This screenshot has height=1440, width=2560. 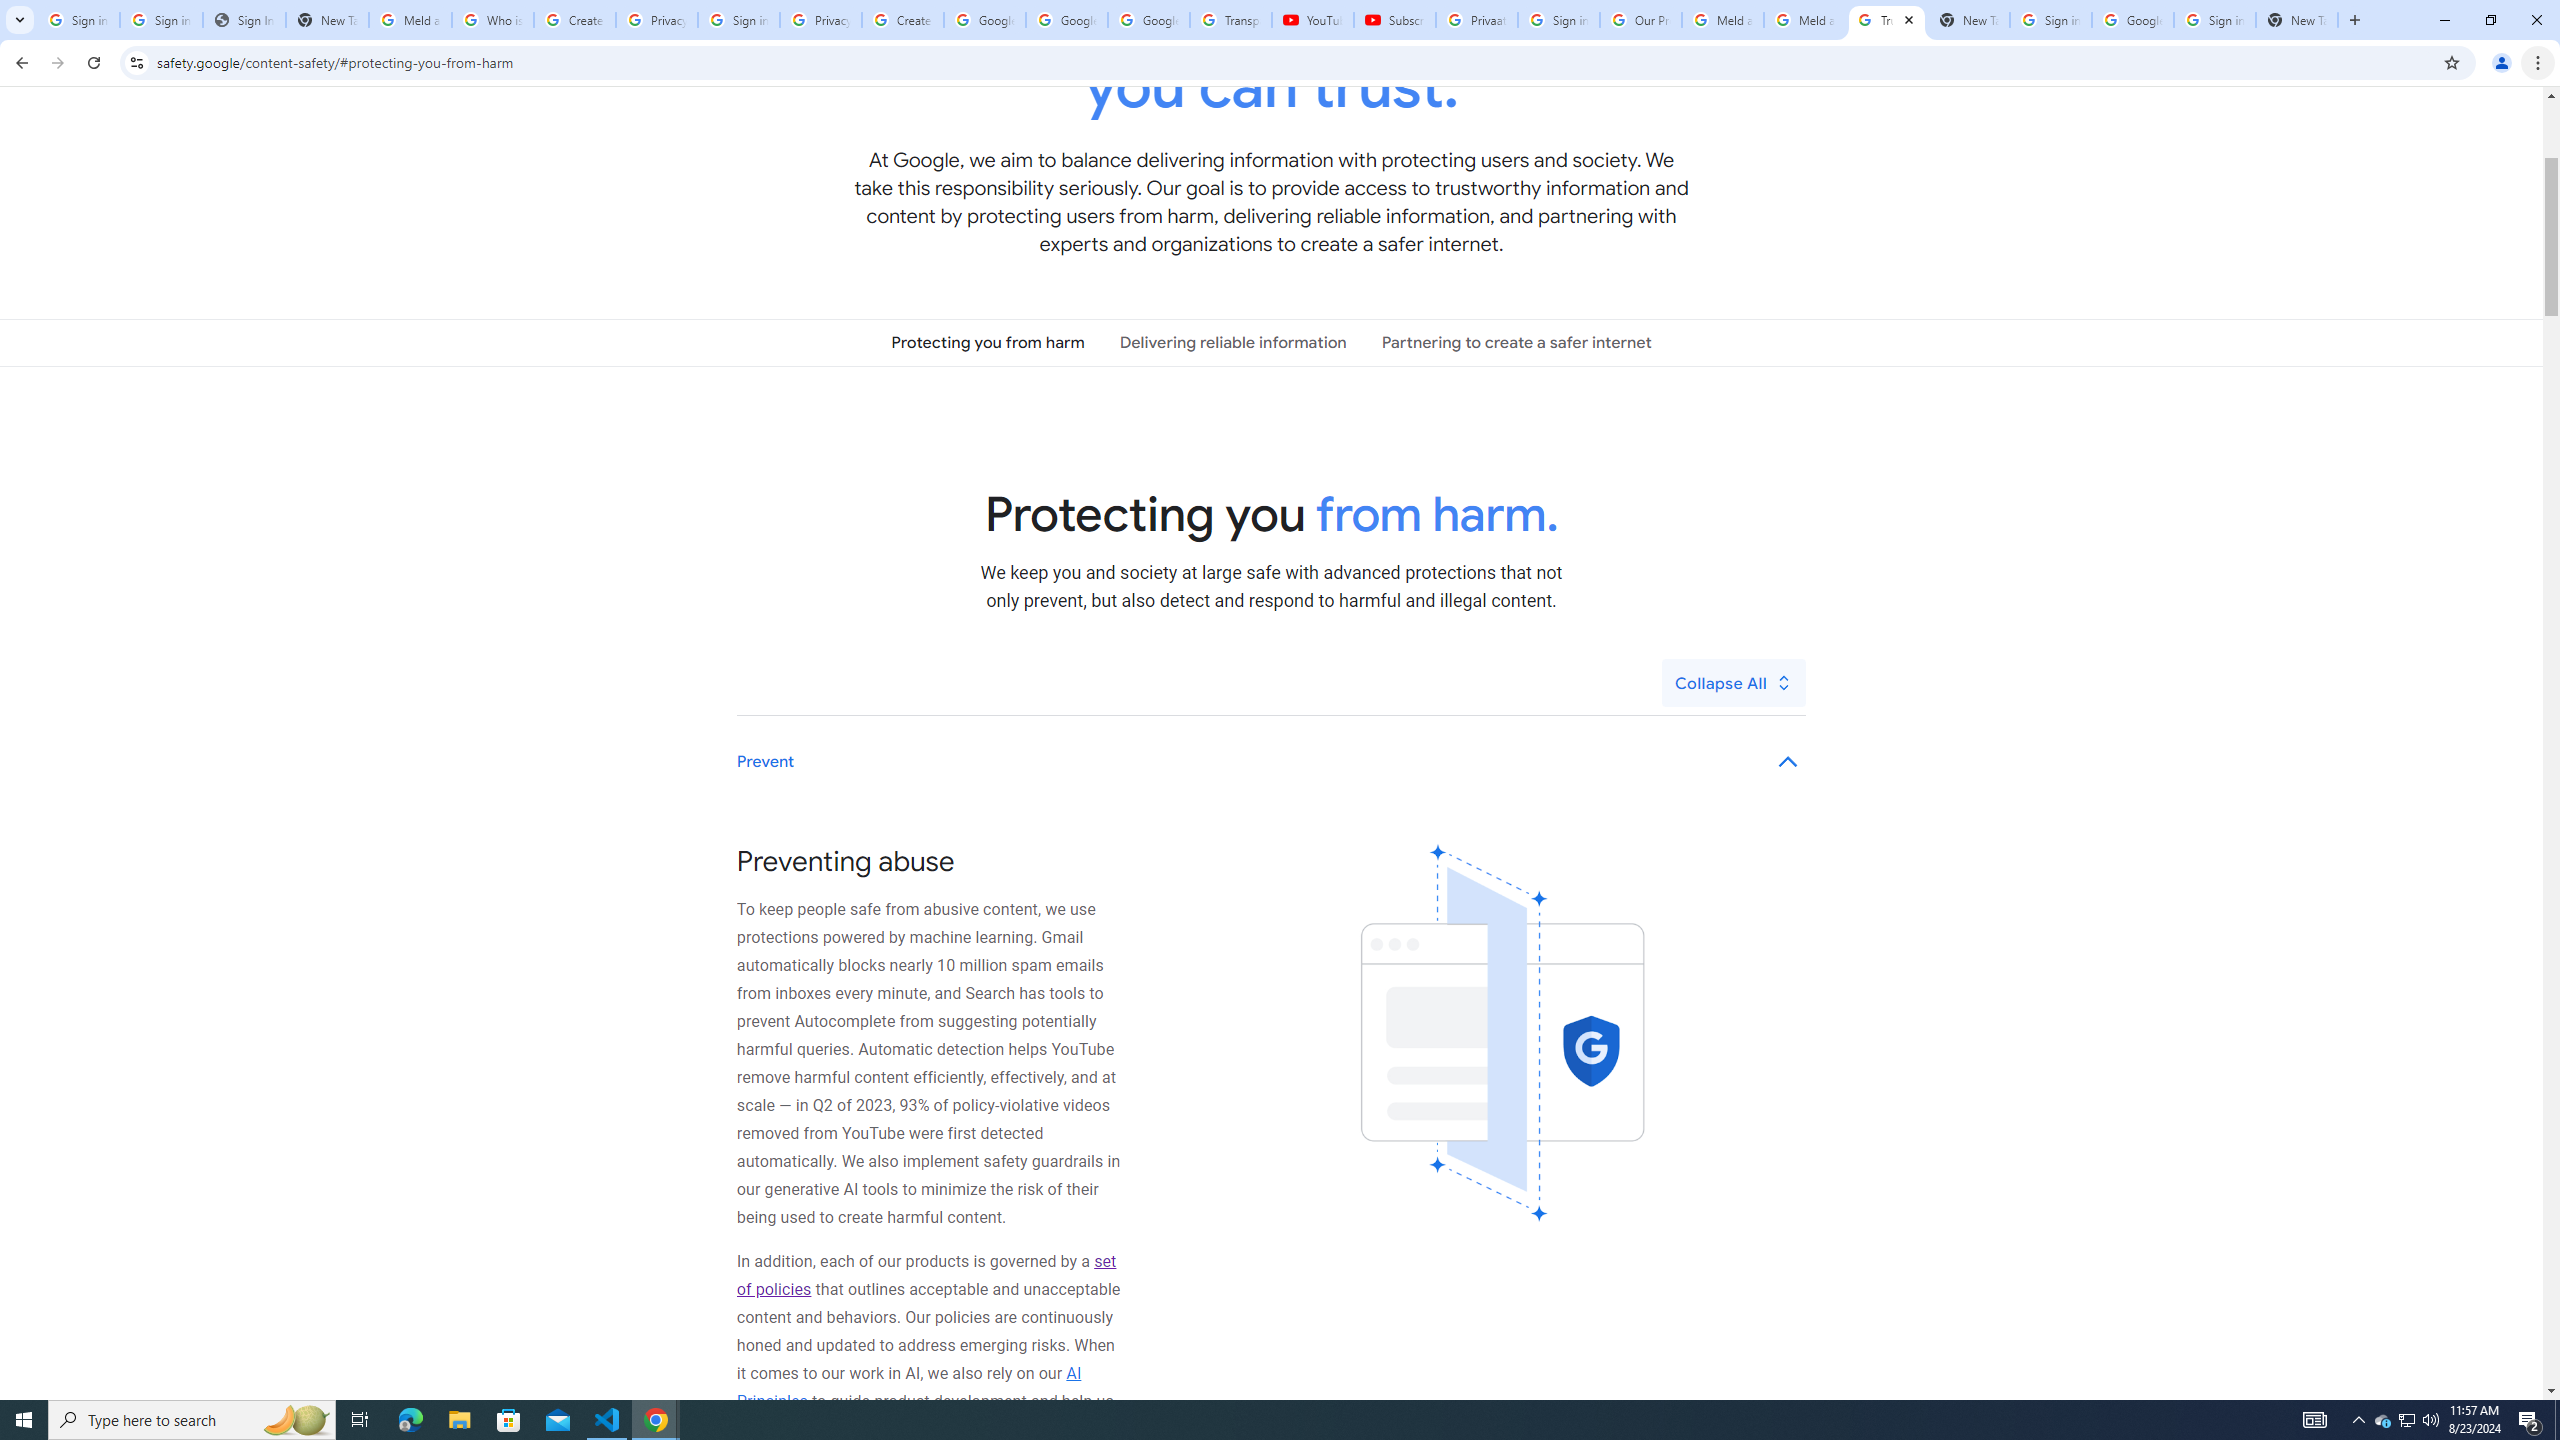 I want to click on 'Google Cybersecurity Innovations - Google Safety Center', so click(x=2132, y=19).